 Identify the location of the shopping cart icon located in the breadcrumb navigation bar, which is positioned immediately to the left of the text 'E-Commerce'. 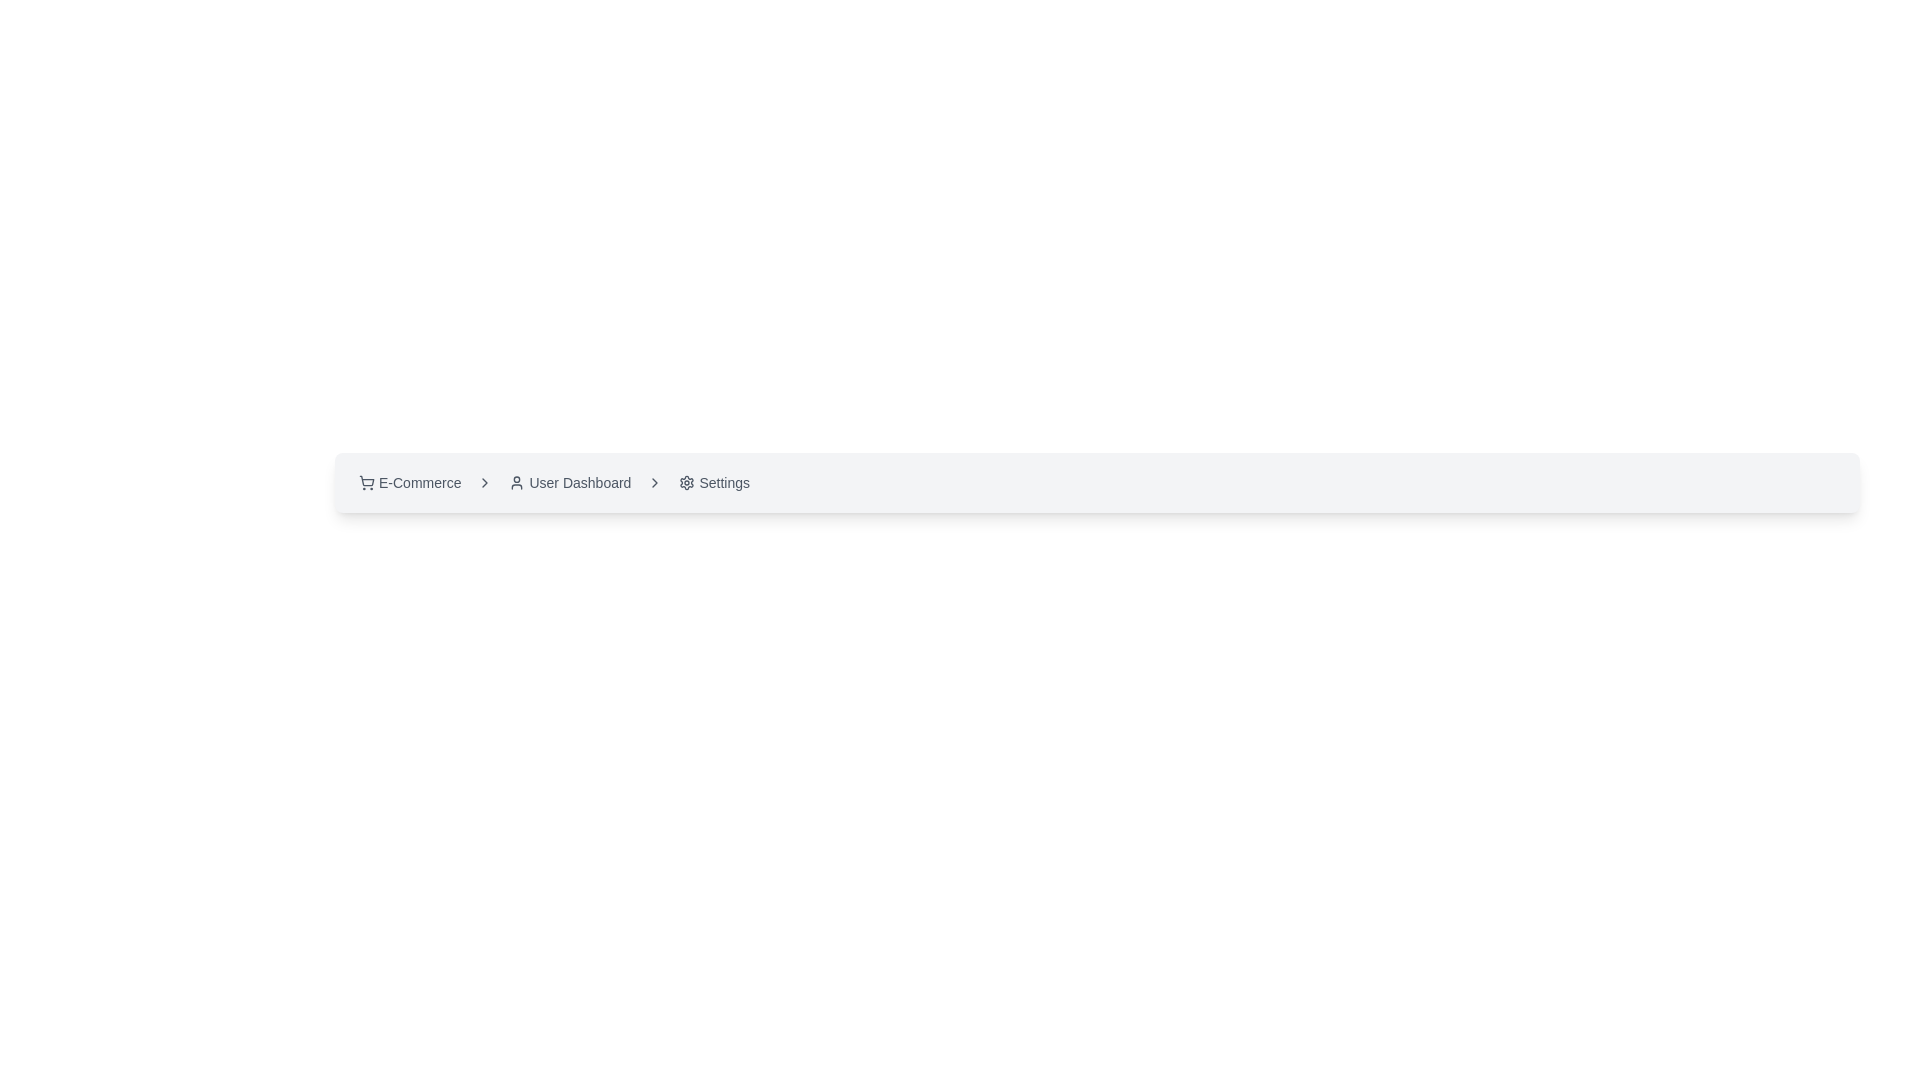
(367, 481).